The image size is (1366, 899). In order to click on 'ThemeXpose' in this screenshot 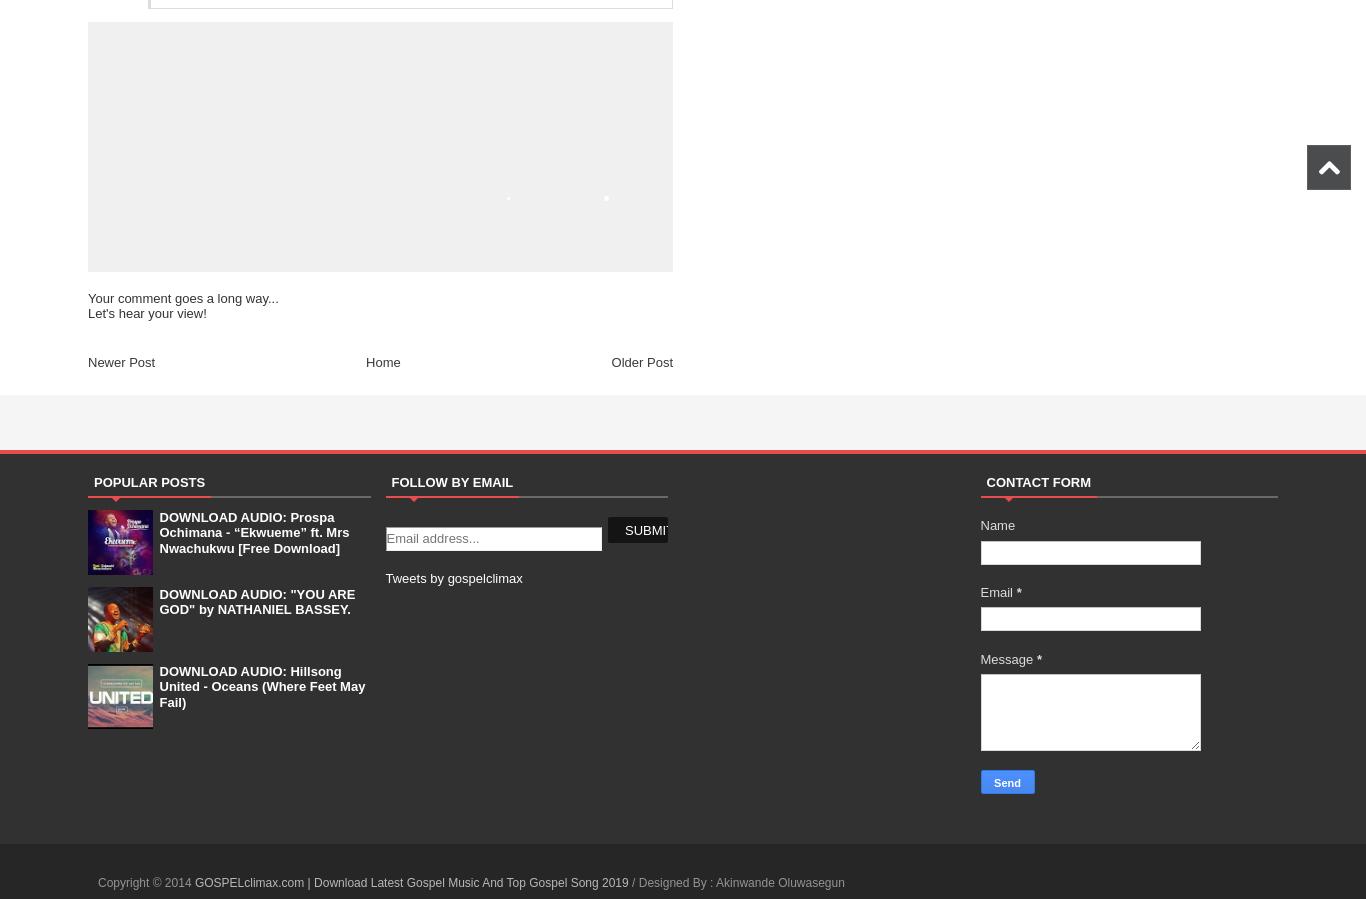, I will do `click(881, 882)`.